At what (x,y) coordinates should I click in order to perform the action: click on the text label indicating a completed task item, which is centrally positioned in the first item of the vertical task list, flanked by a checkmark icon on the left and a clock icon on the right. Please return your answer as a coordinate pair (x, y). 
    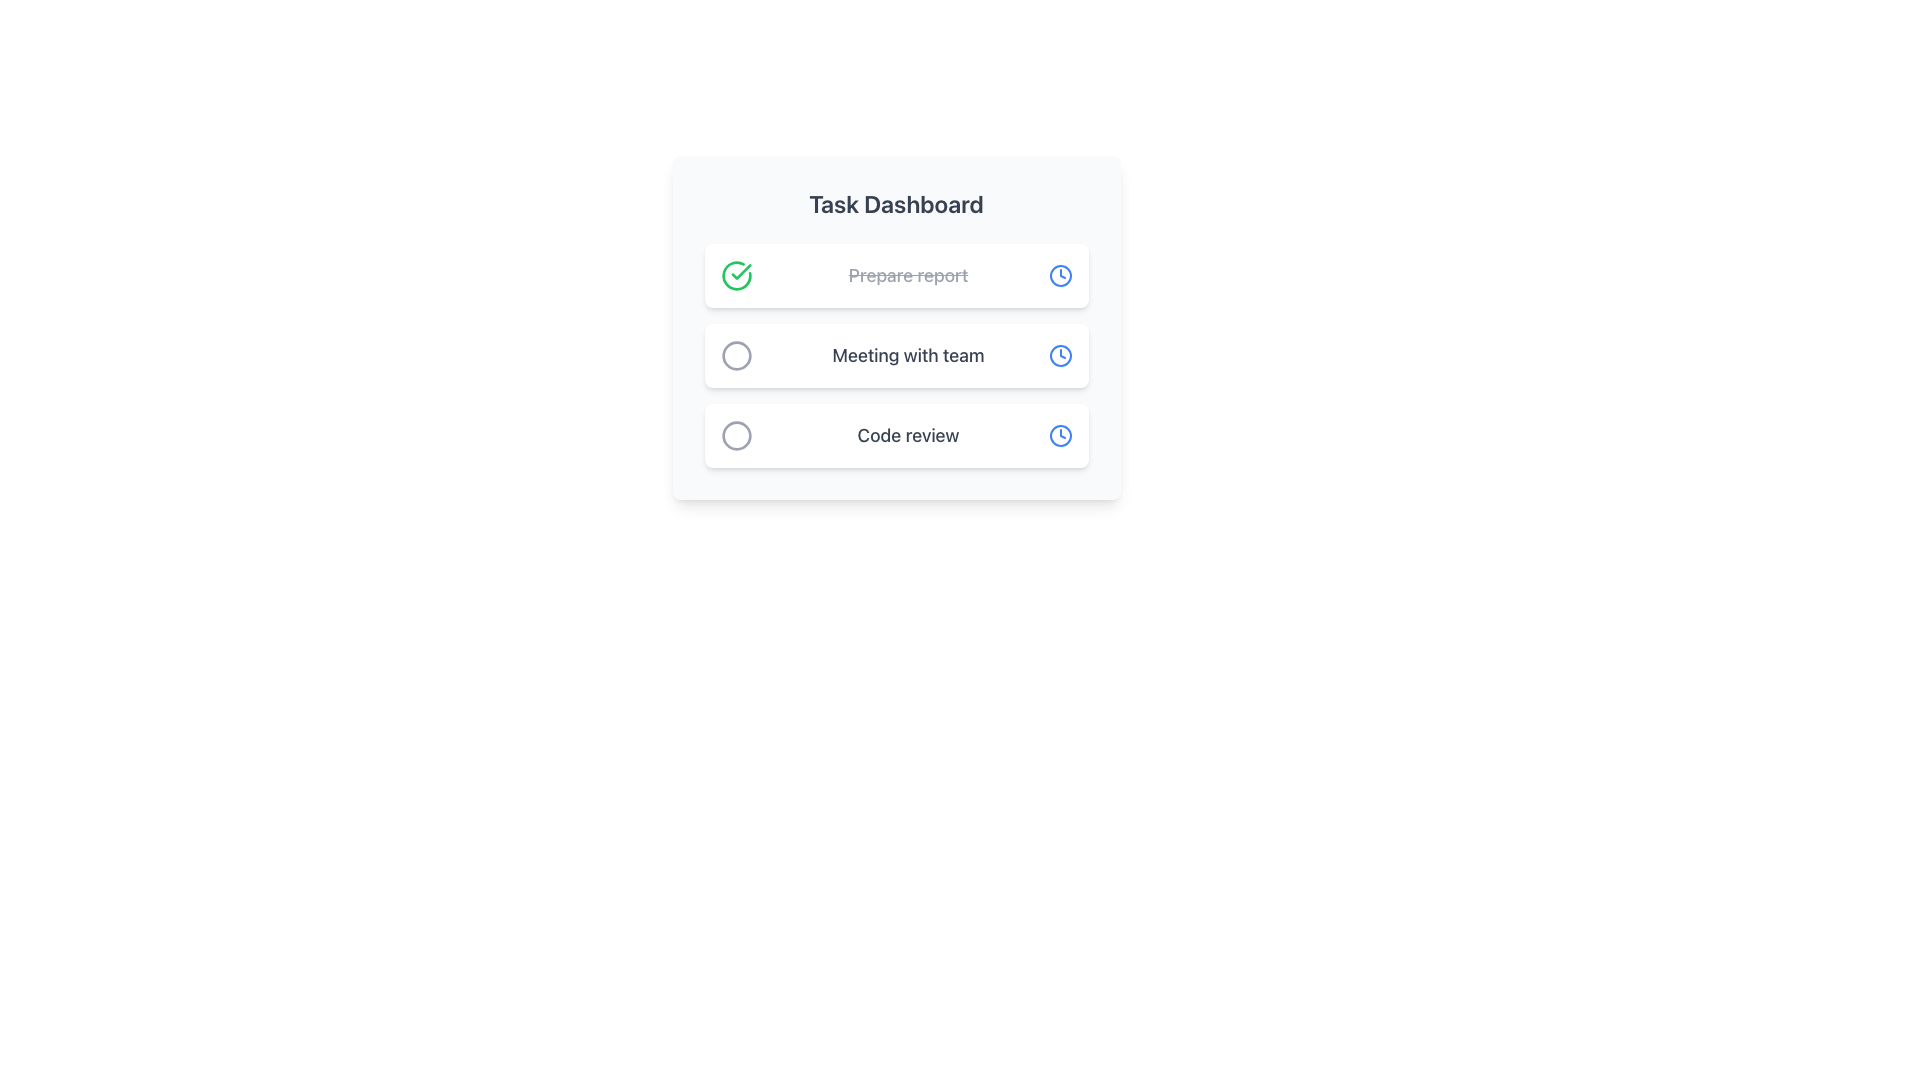
    Looking at the image, I should click on (907, 276).